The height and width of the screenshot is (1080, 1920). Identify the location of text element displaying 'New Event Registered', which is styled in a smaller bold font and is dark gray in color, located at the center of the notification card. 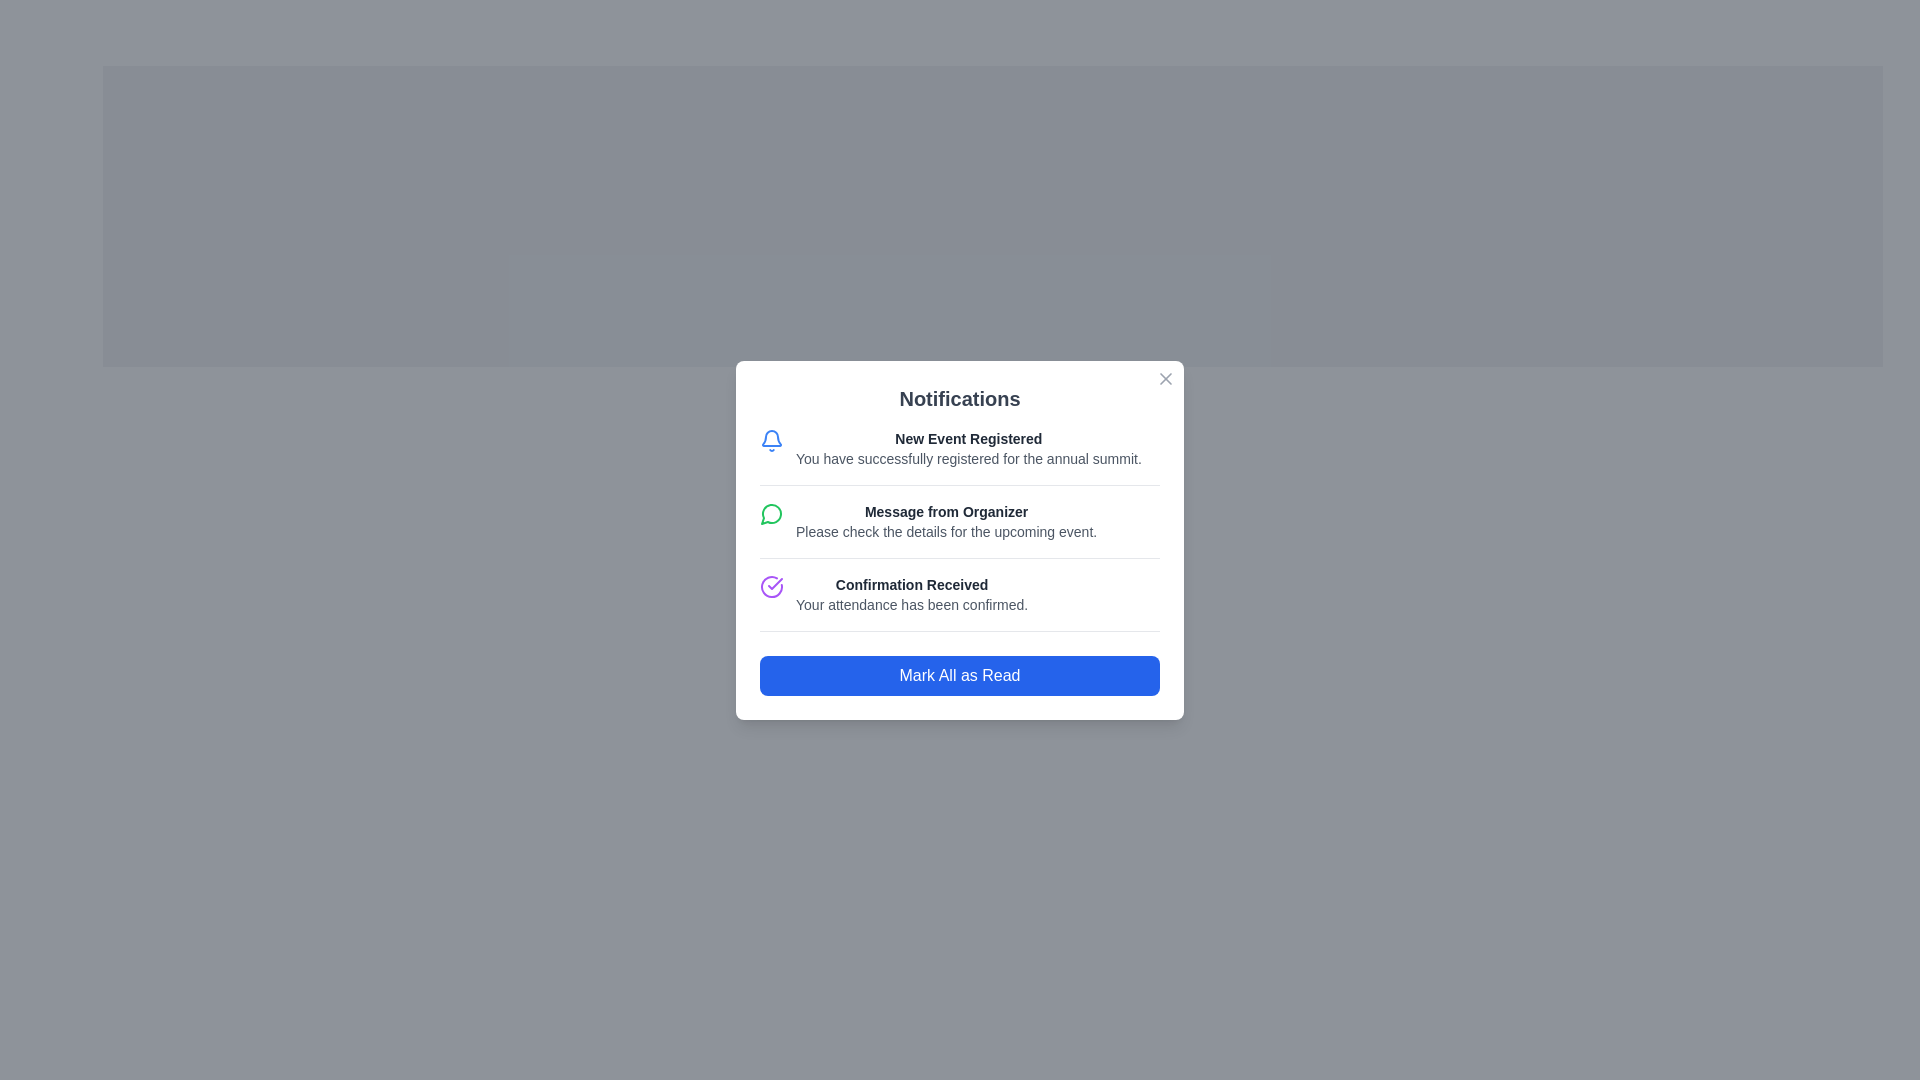
(968, 437).